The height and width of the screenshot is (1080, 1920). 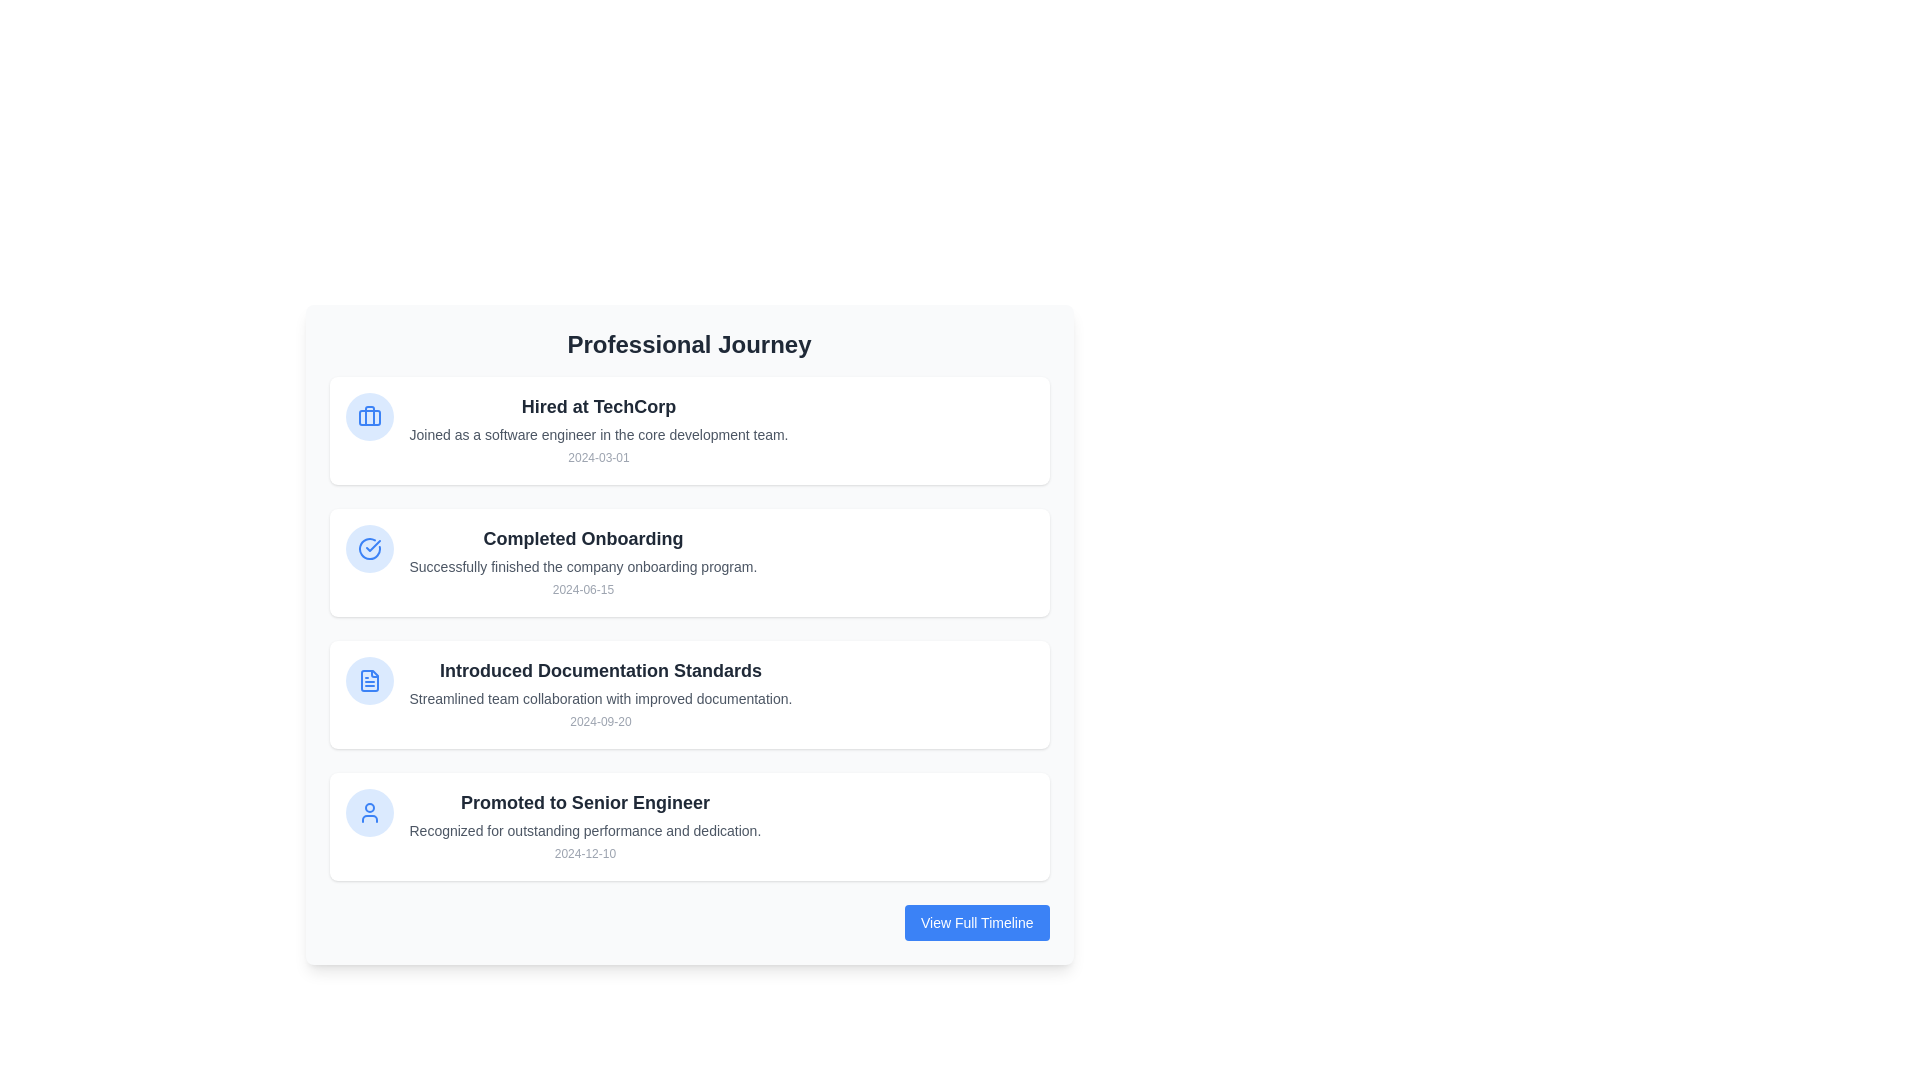 What do you see at coordinates (373, 546) in the screenshot?
I see `tick mark icon representing the completed task in the second card of the 'Professional Journey' section` at bounding box center [373, 546].